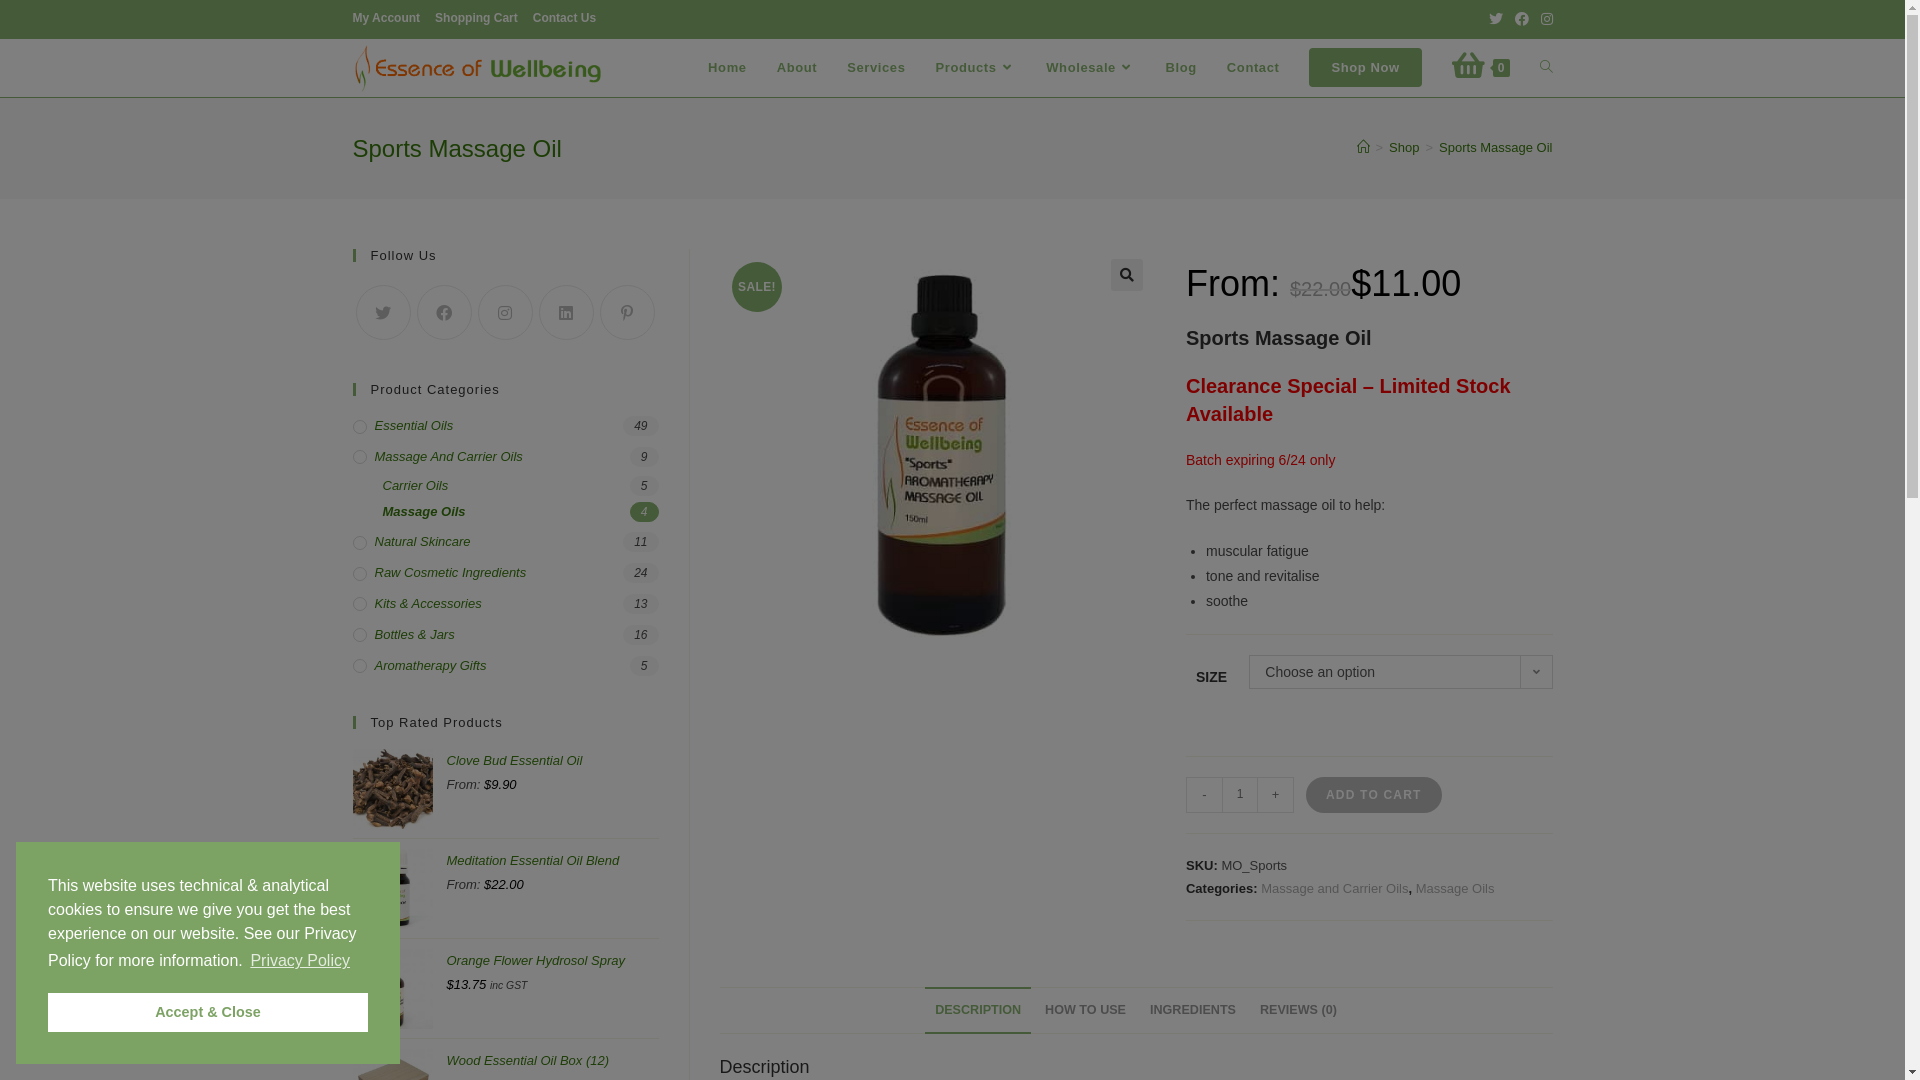 This screenshot has height=1080, width=1920. What do you see at coordinates (761, 67) in the screenshot?
I see `'About'` at bounding box center [761, 67].